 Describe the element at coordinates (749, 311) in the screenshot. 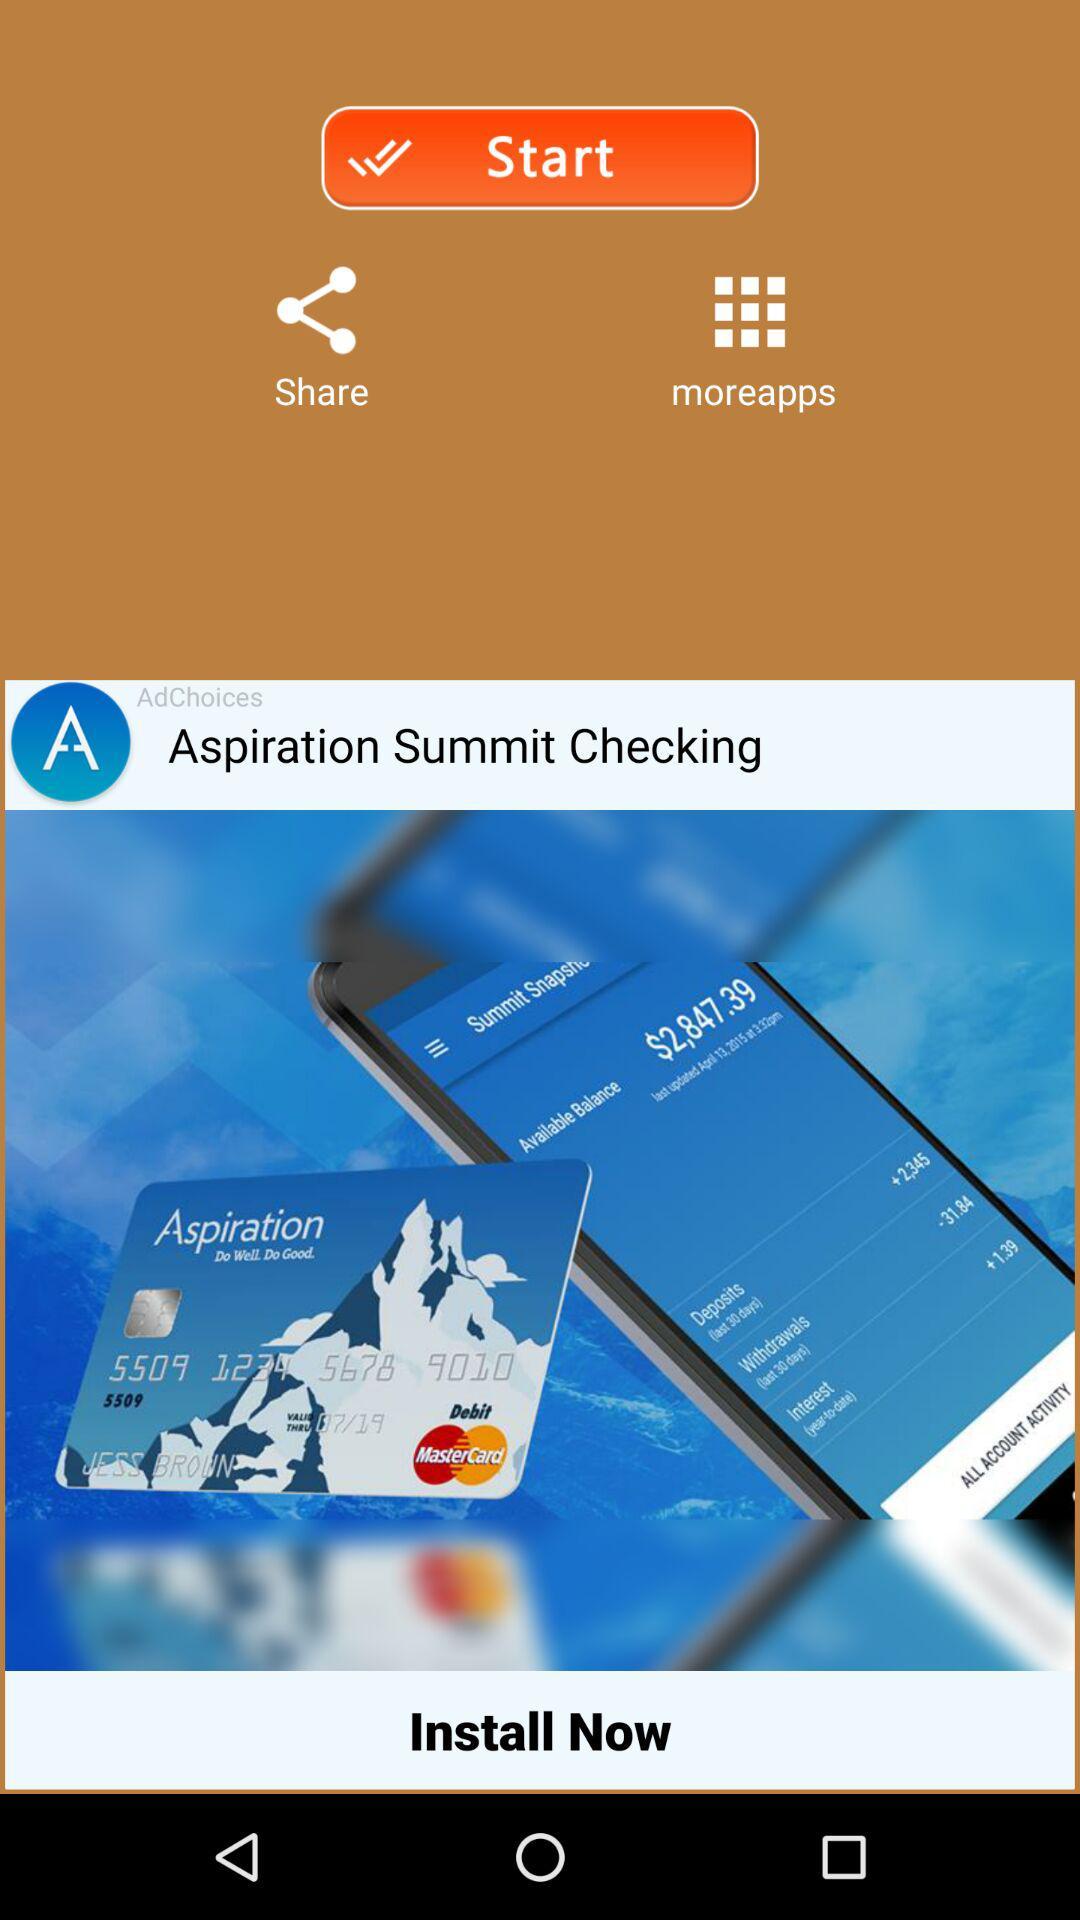

I see `app above moreapps` at that location.